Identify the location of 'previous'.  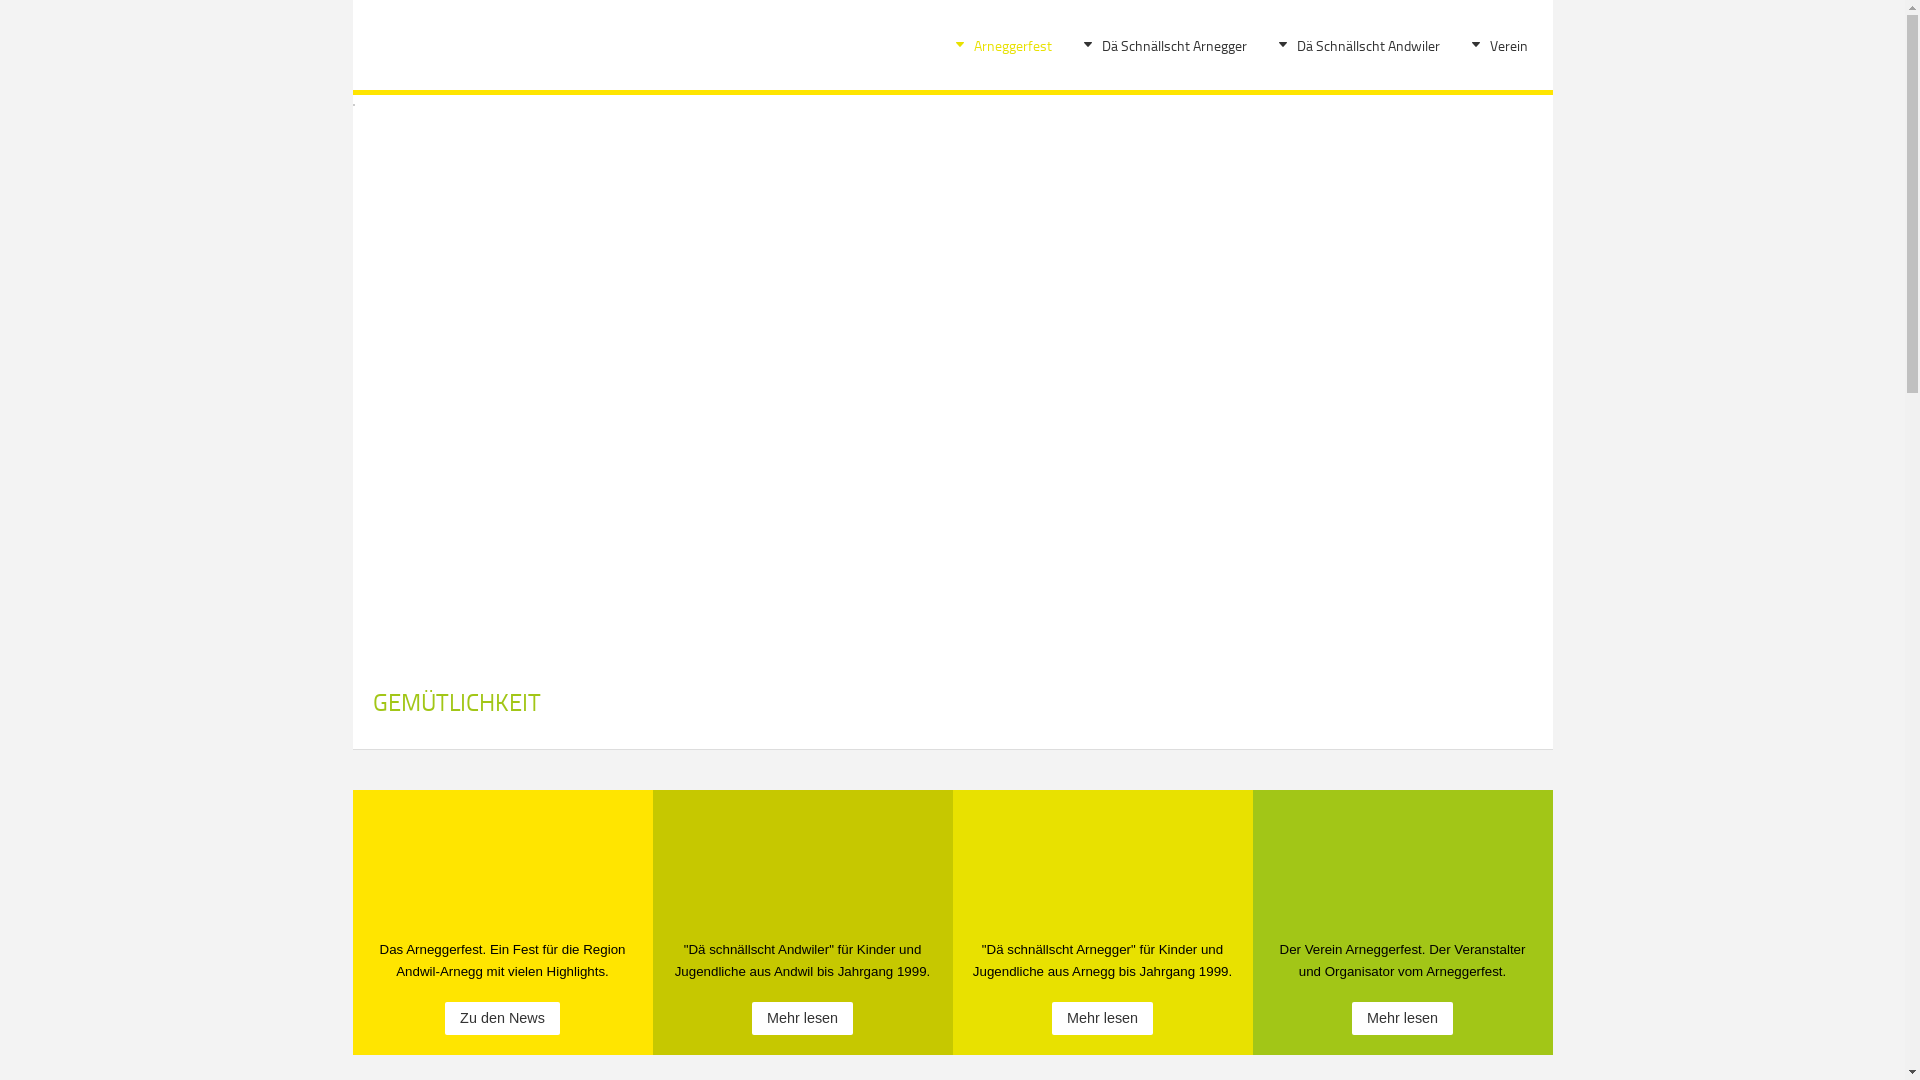
(387, 353).